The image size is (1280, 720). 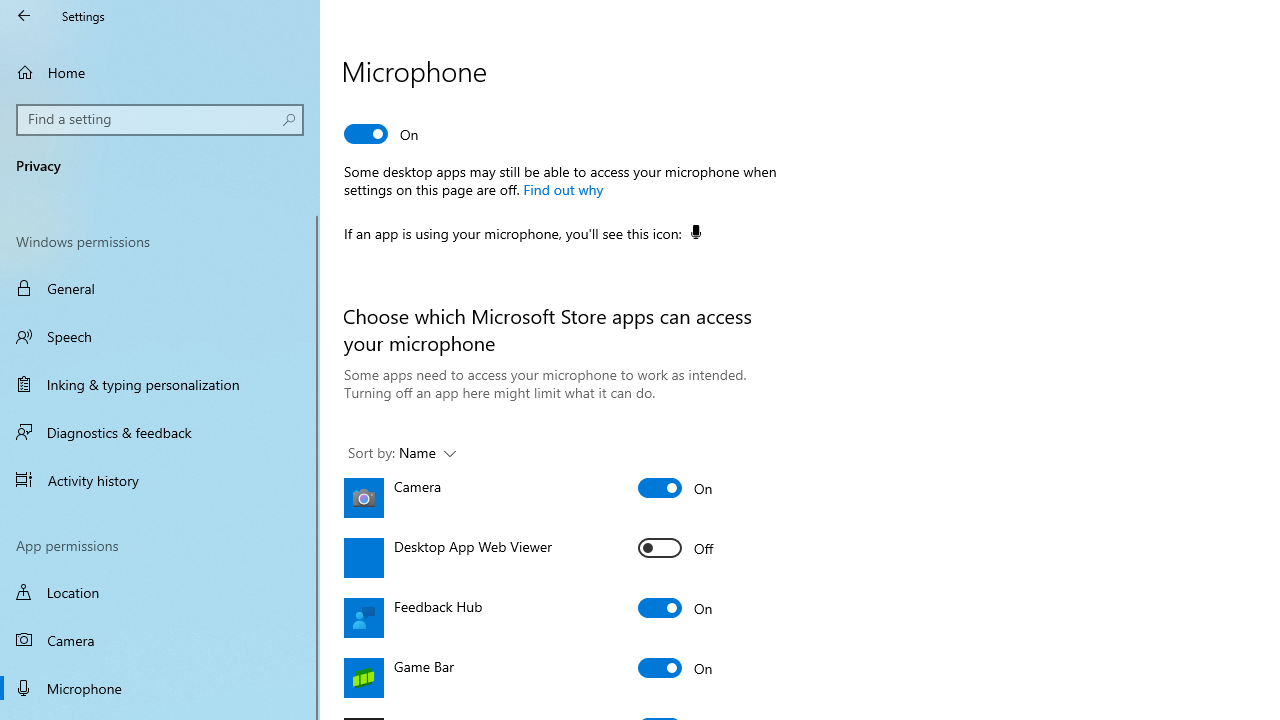 What do you see at coordinates (160, 288) in the screenshot?
I see `'General'` at bounding box center [160, 288].